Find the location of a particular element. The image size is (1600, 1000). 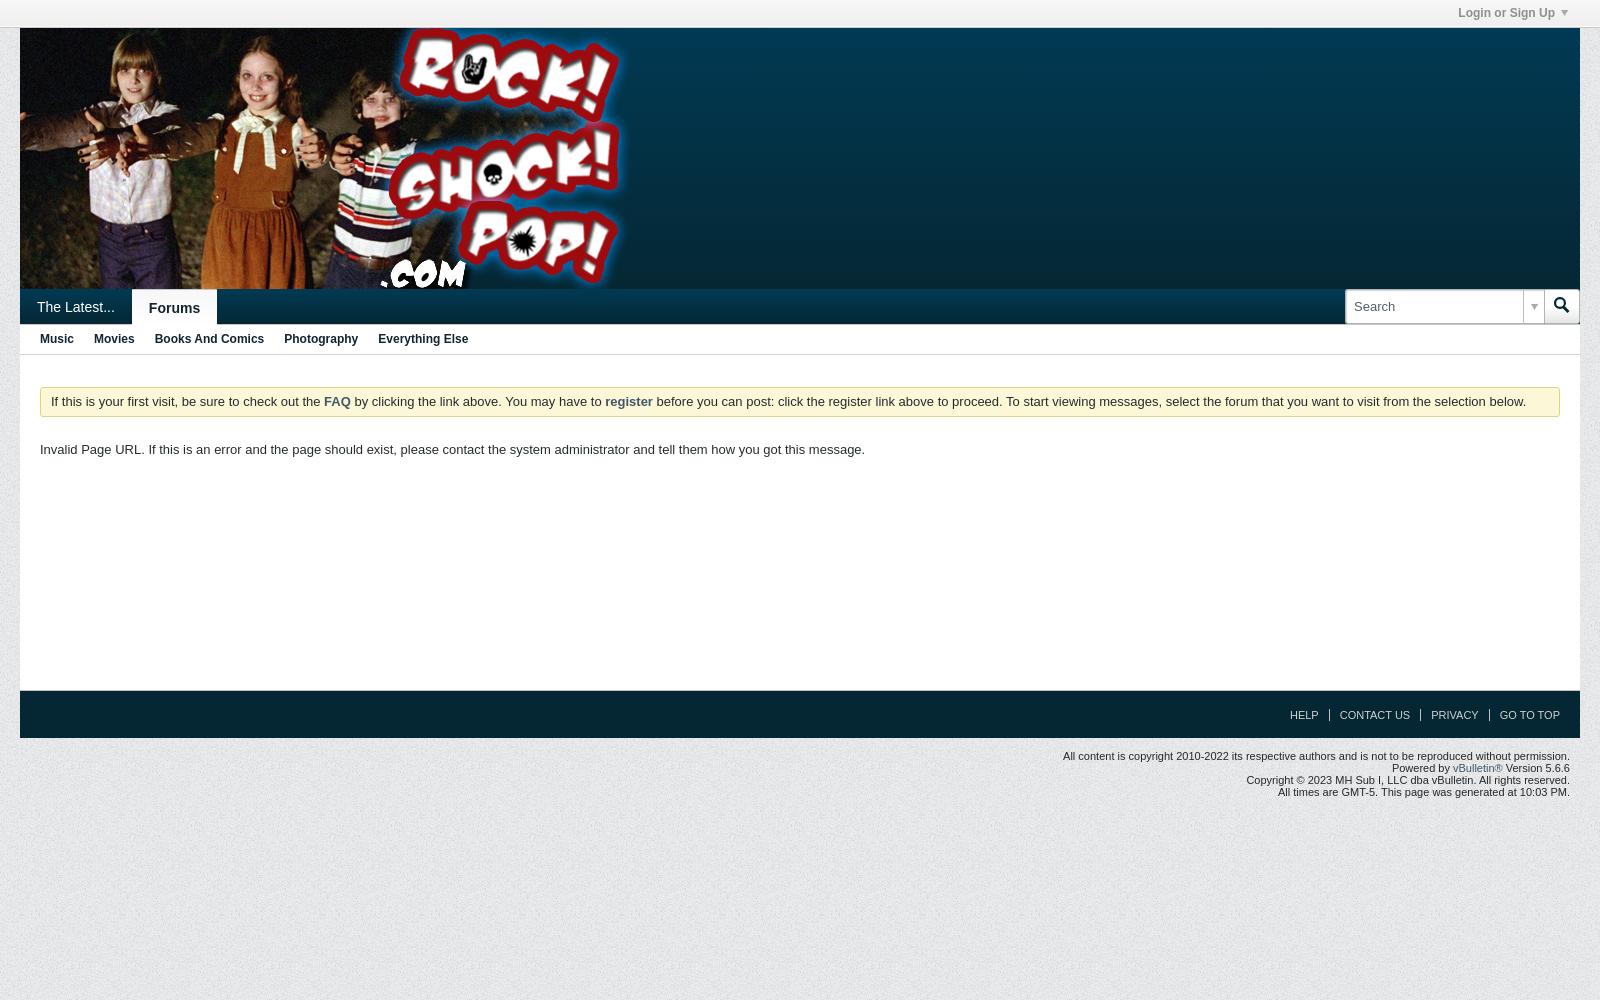

'Login or Sign Up' is located at coordinates (1506, 13).